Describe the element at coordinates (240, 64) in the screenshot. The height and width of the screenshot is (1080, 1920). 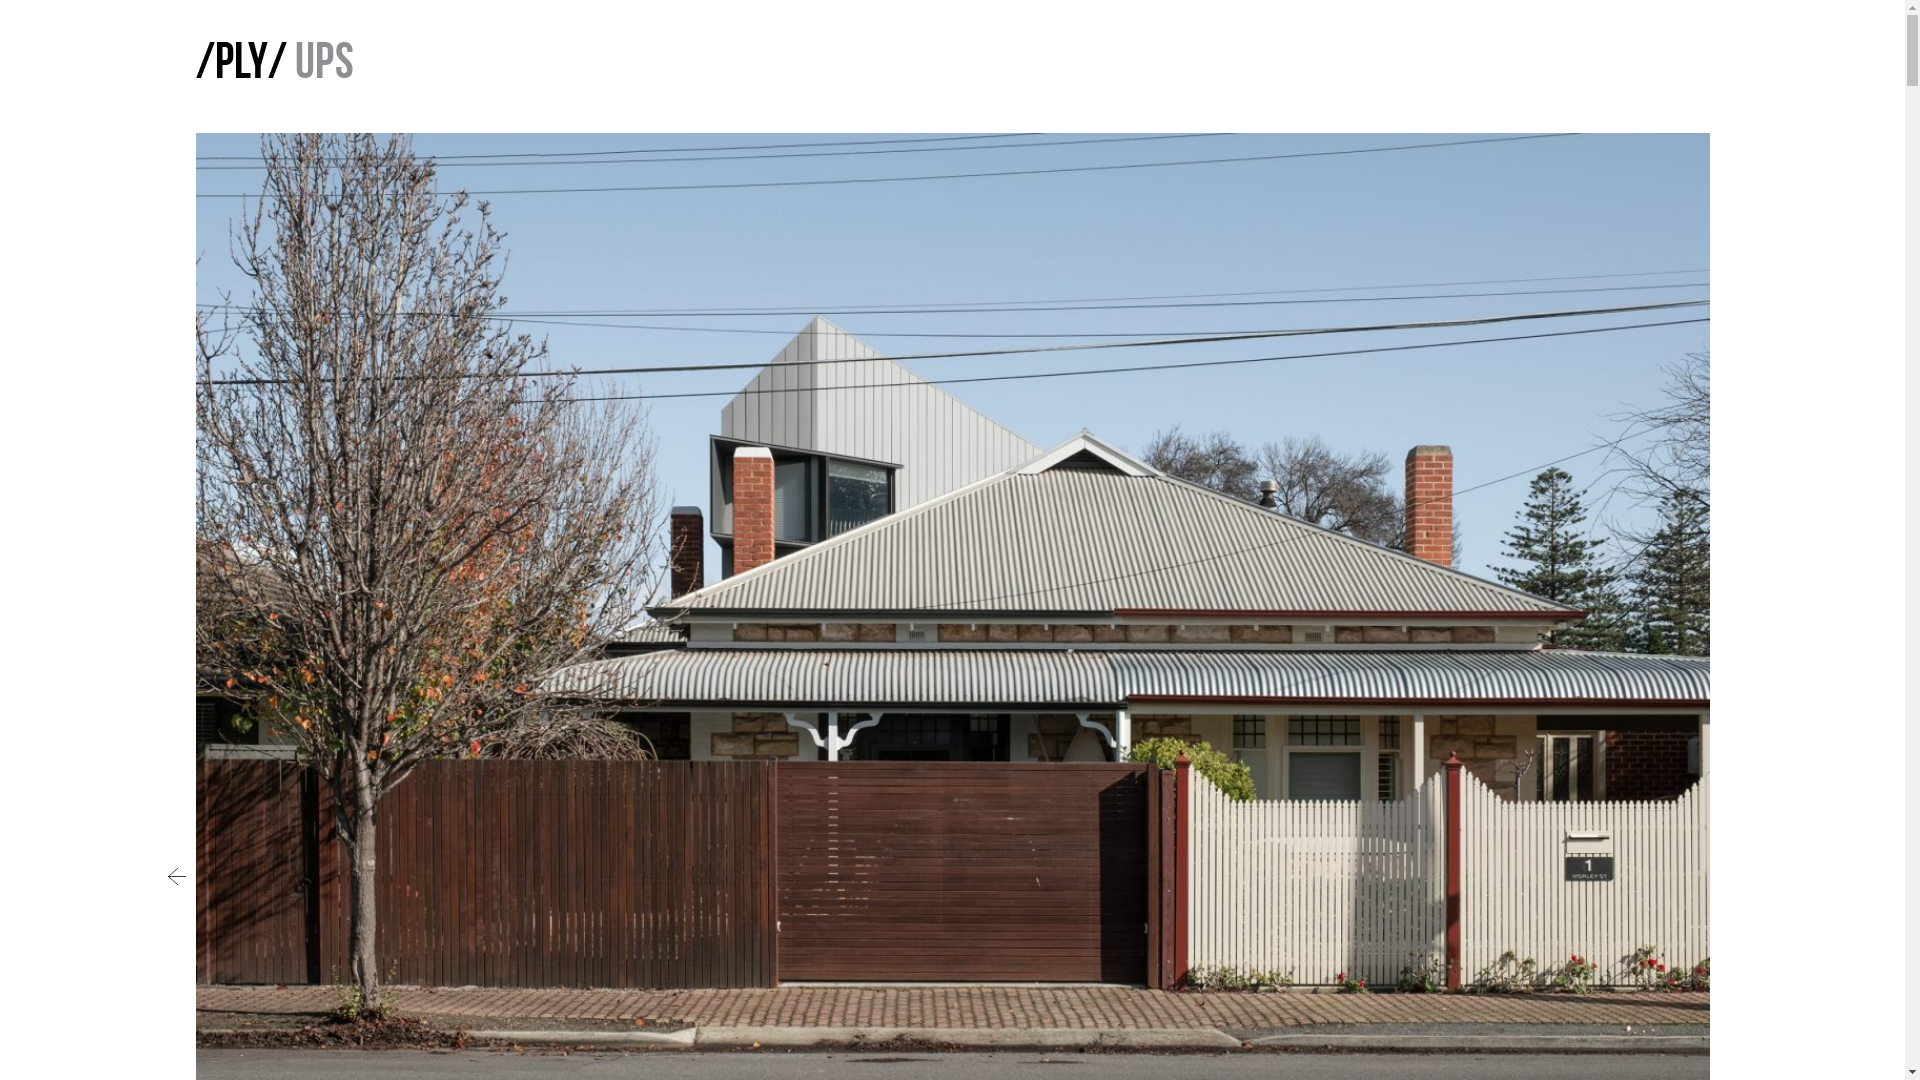
I see `'/PLY/'` at that location.